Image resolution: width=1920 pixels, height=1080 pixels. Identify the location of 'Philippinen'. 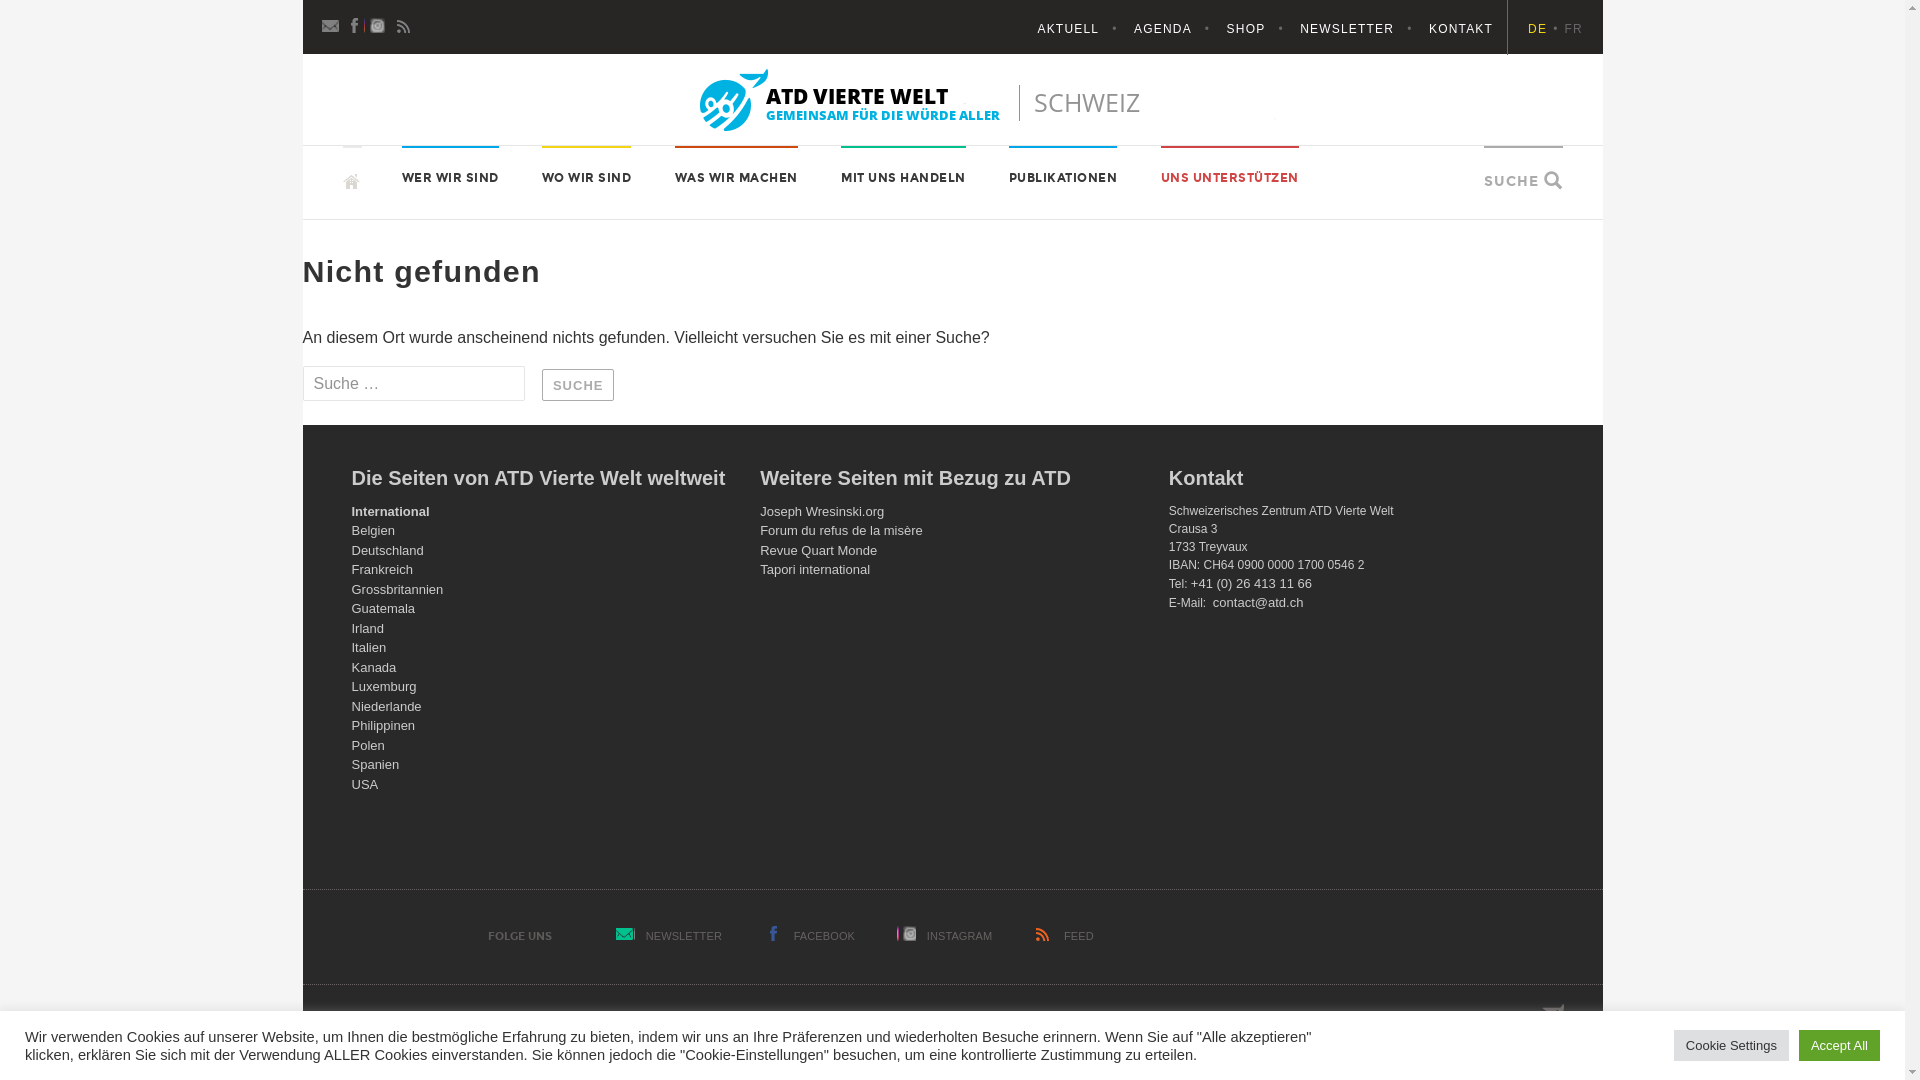
(351, 725).